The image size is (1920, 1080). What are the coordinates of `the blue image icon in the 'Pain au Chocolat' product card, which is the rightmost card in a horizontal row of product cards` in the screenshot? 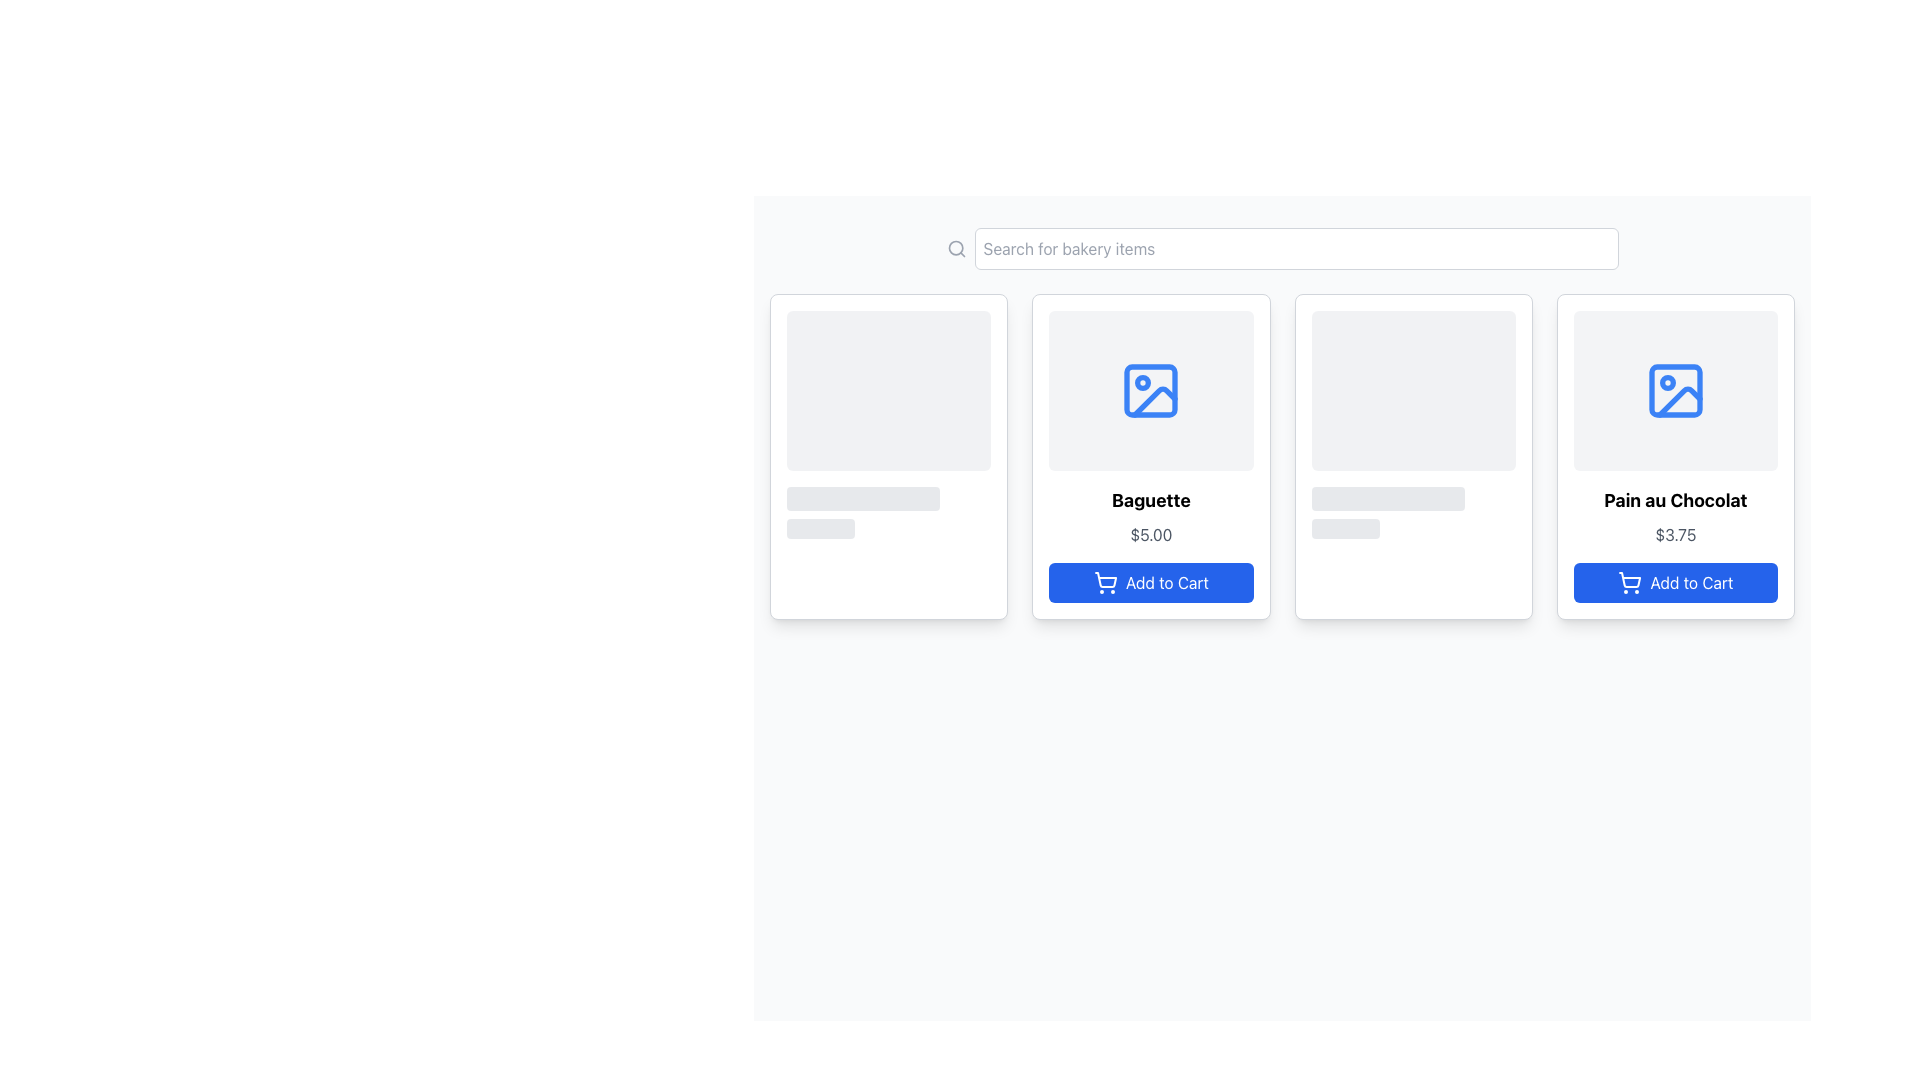 It's located at (1675, 390).